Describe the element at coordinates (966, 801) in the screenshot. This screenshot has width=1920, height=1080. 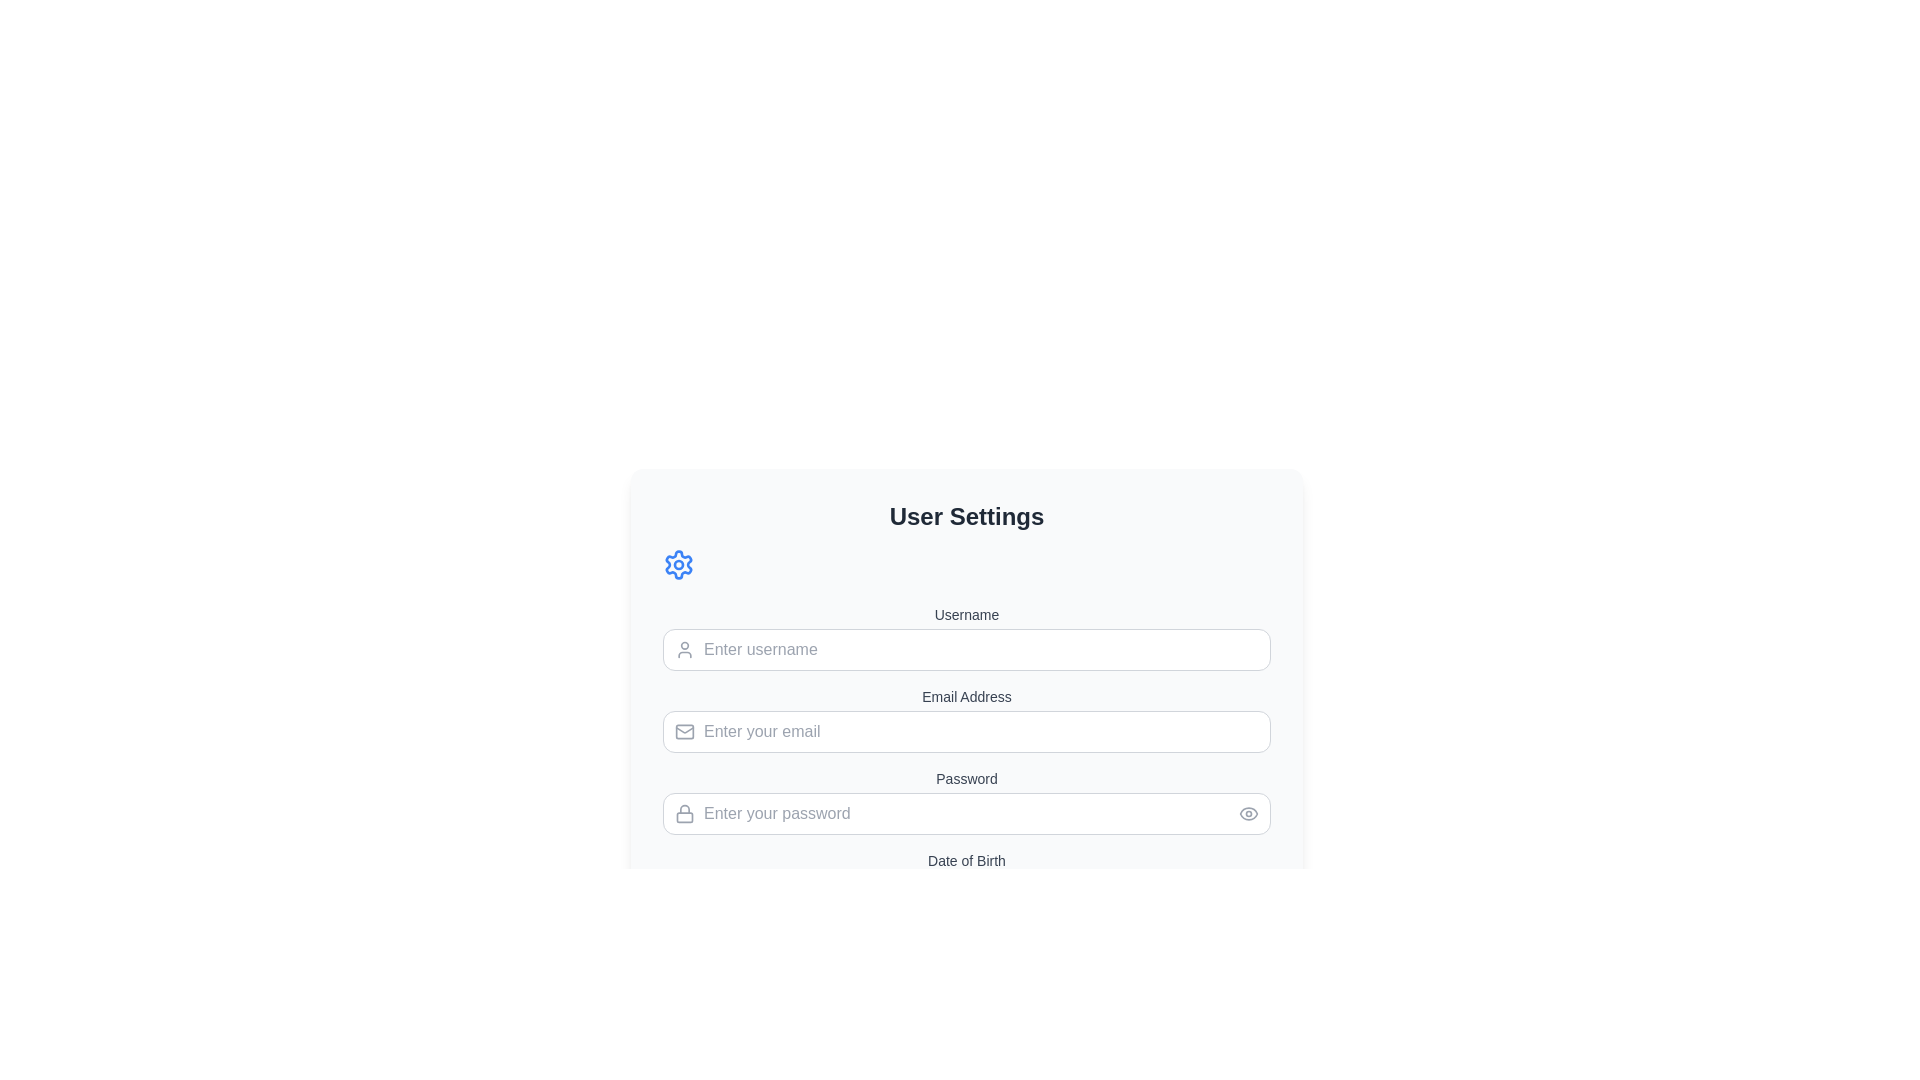
I see `the Password input field with visibility toggle` at that location.